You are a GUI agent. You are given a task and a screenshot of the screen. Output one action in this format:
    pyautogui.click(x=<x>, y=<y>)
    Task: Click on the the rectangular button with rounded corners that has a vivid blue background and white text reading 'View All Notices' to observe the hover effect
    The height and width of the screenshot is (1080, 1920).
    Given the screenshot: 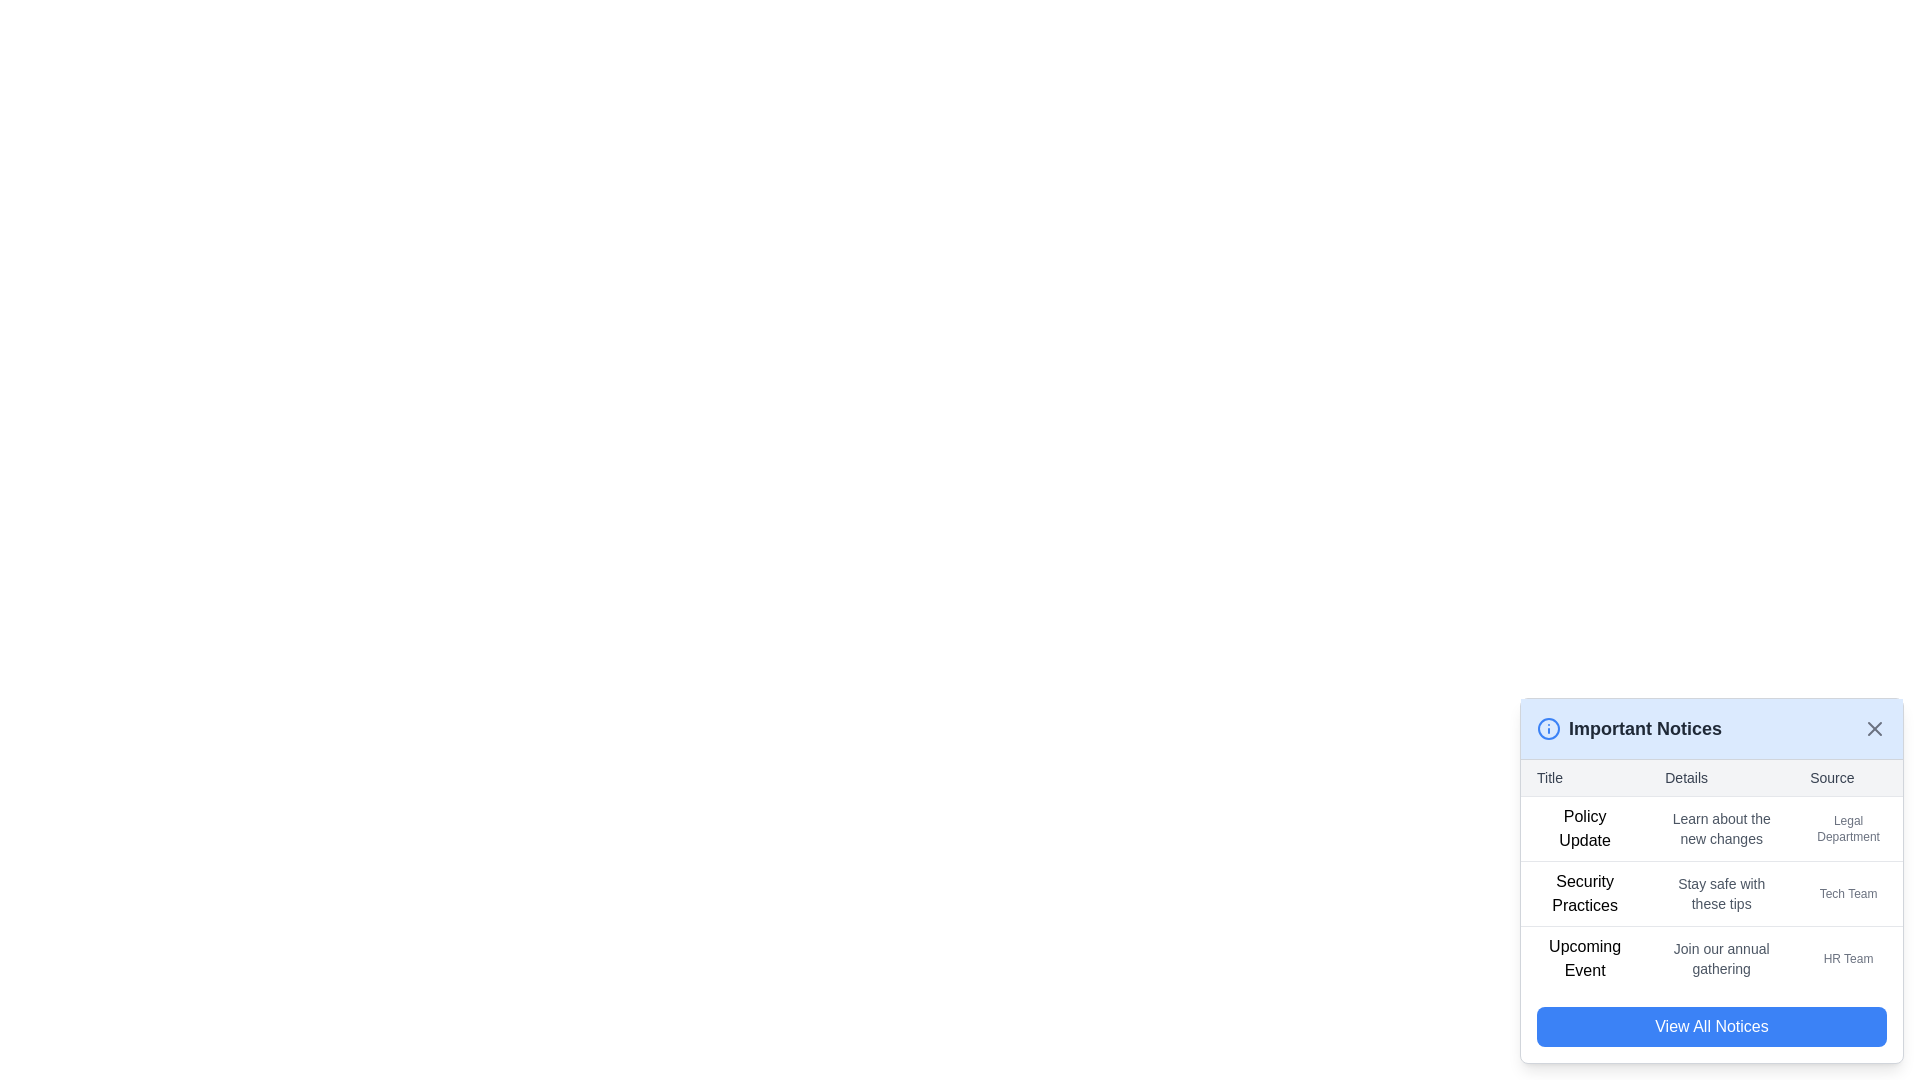 What is the action you would take?
    pyautogui.click(x=1711, y=1026)
    